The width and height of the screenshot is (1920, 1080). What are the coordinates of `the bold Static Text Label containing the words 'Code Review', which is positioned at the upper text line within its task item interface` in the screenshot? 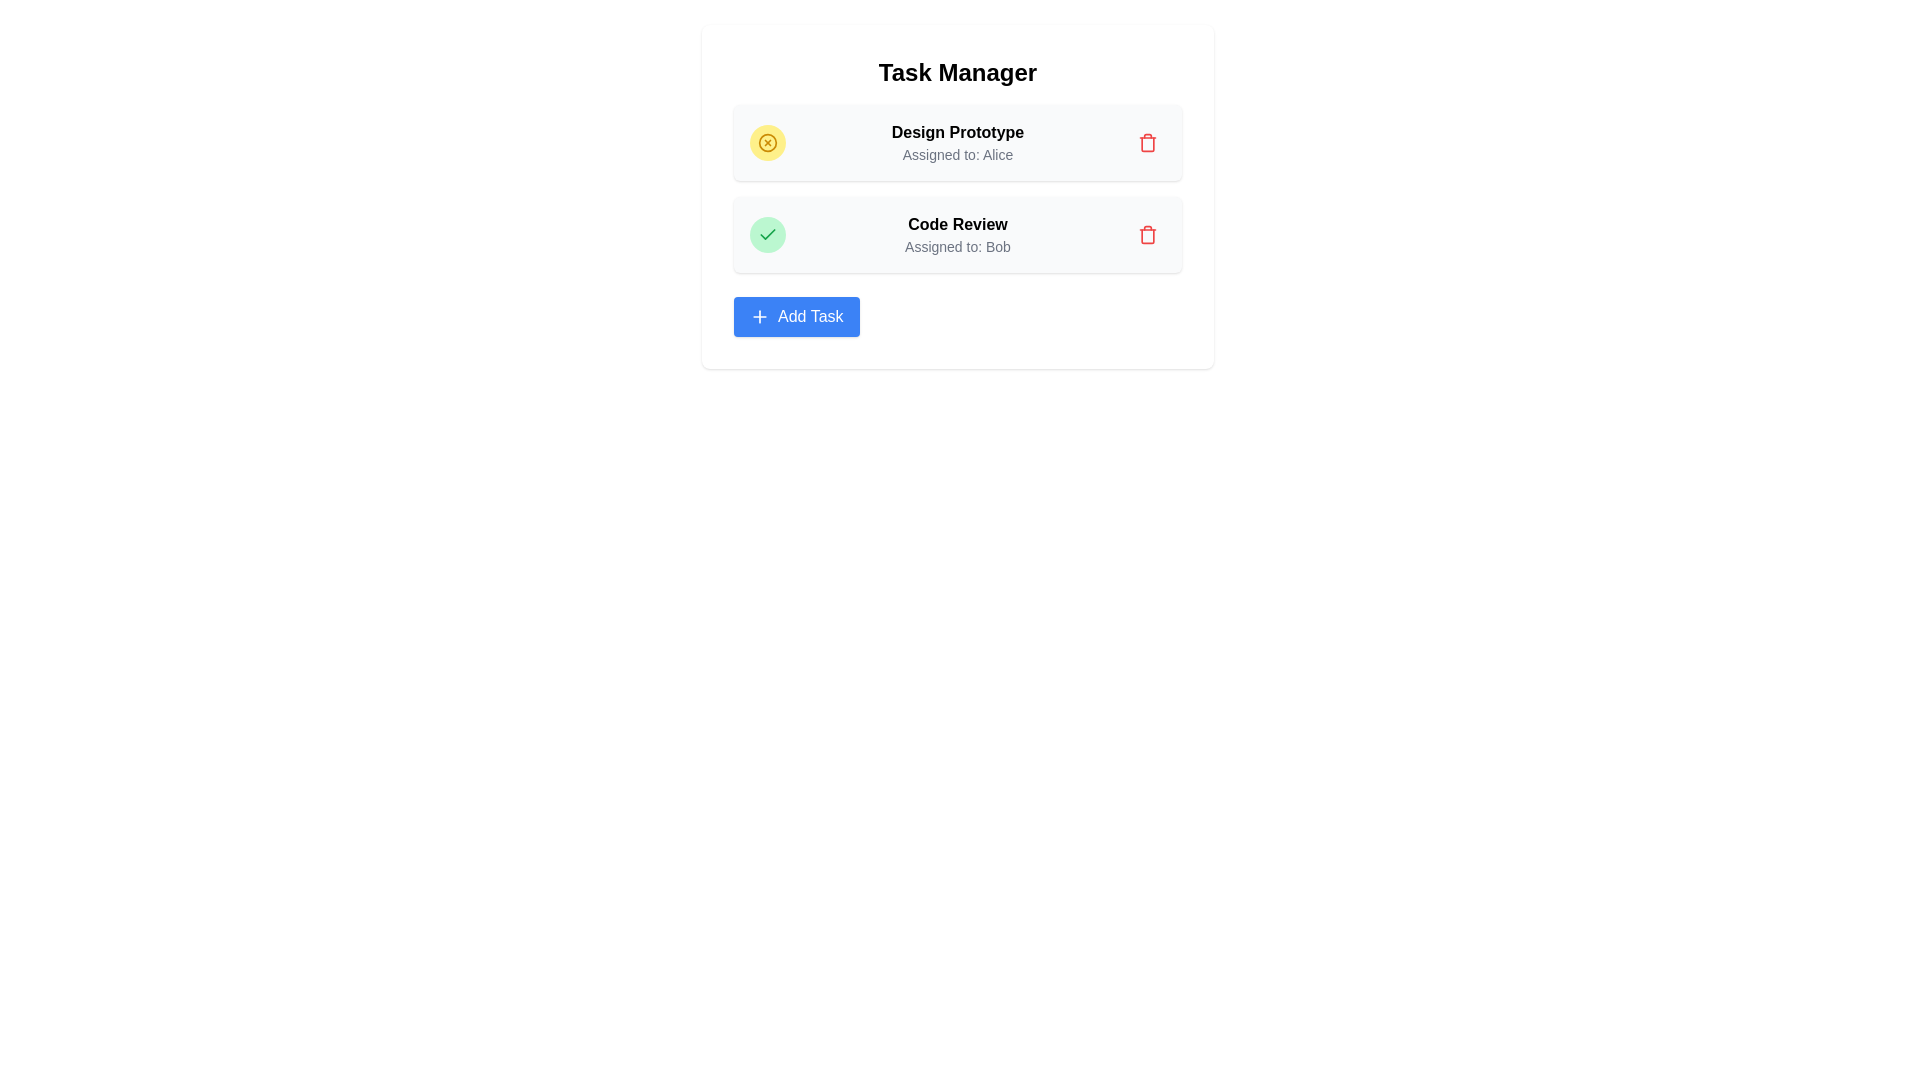 It's located at (957, 224).